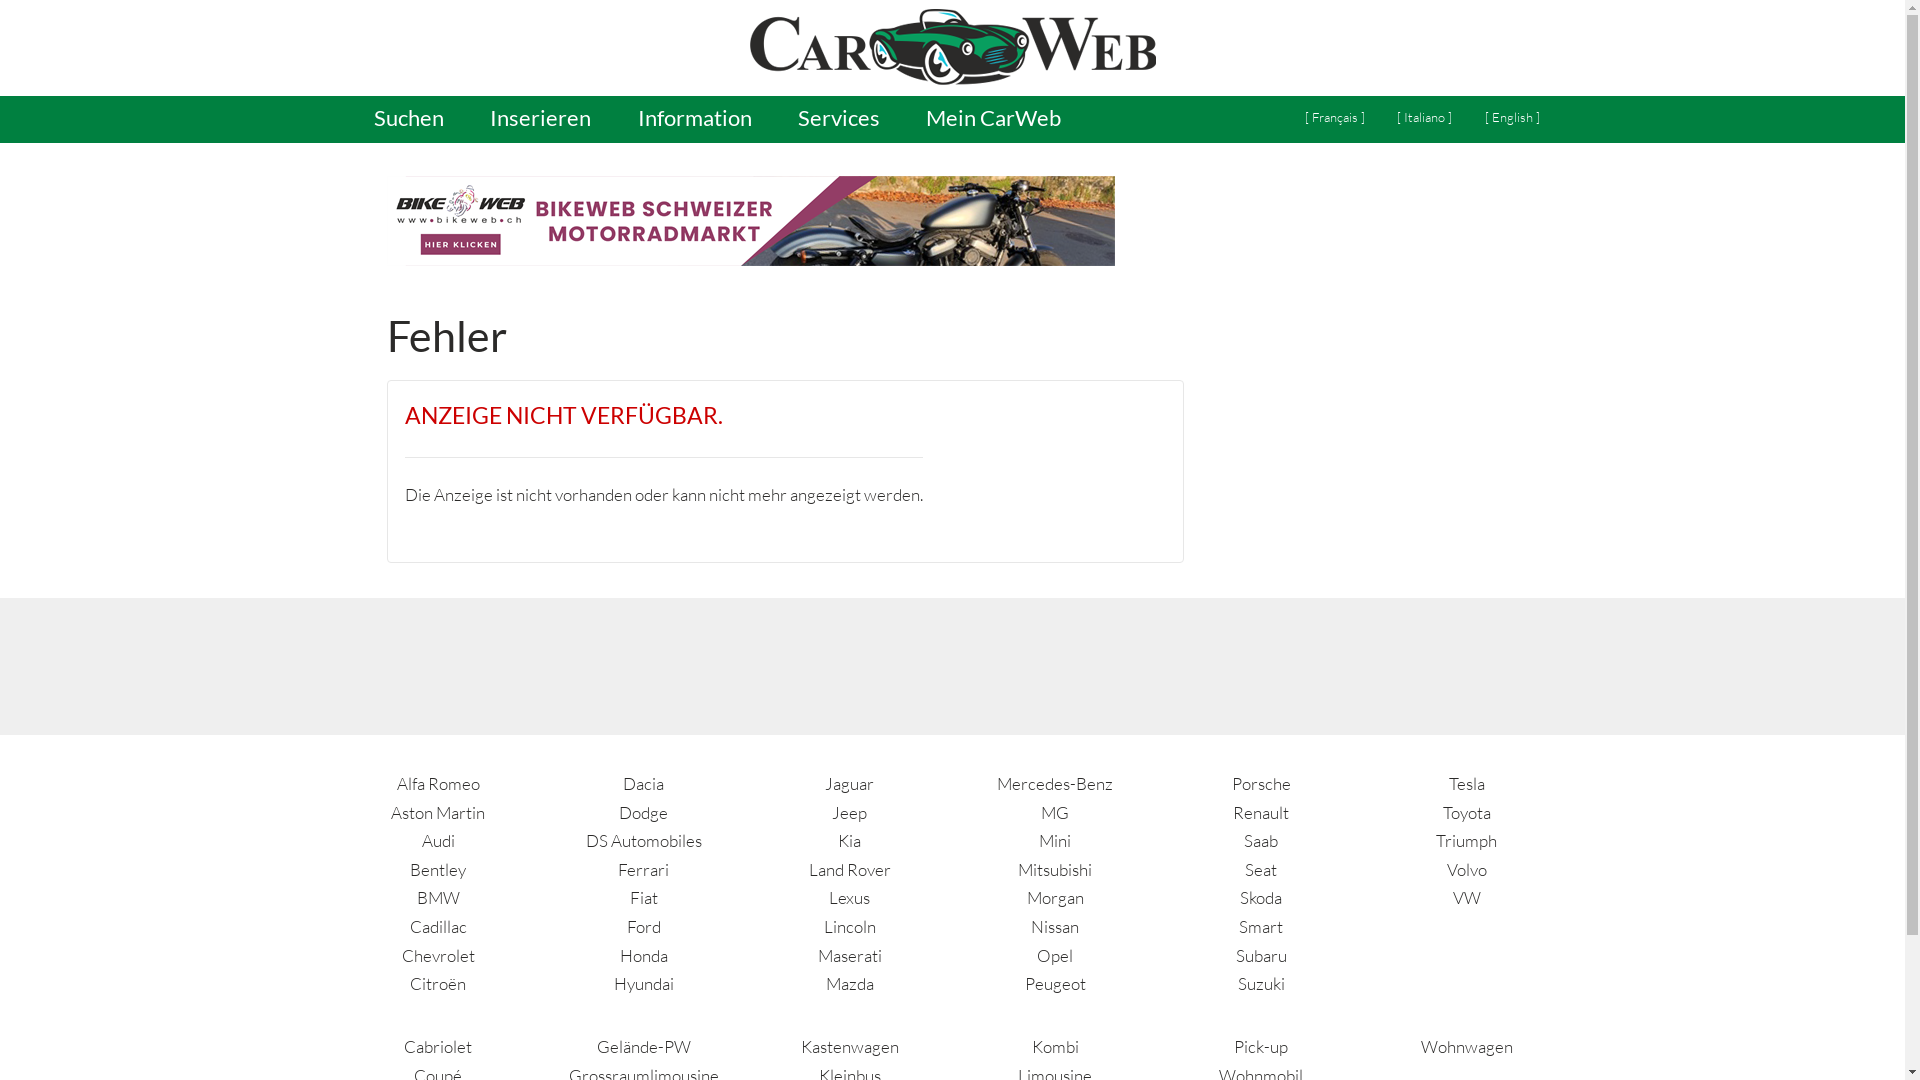 This screenshot has width=1920, height=1080. I want to click on 'Volvo', so click(1467, 868).